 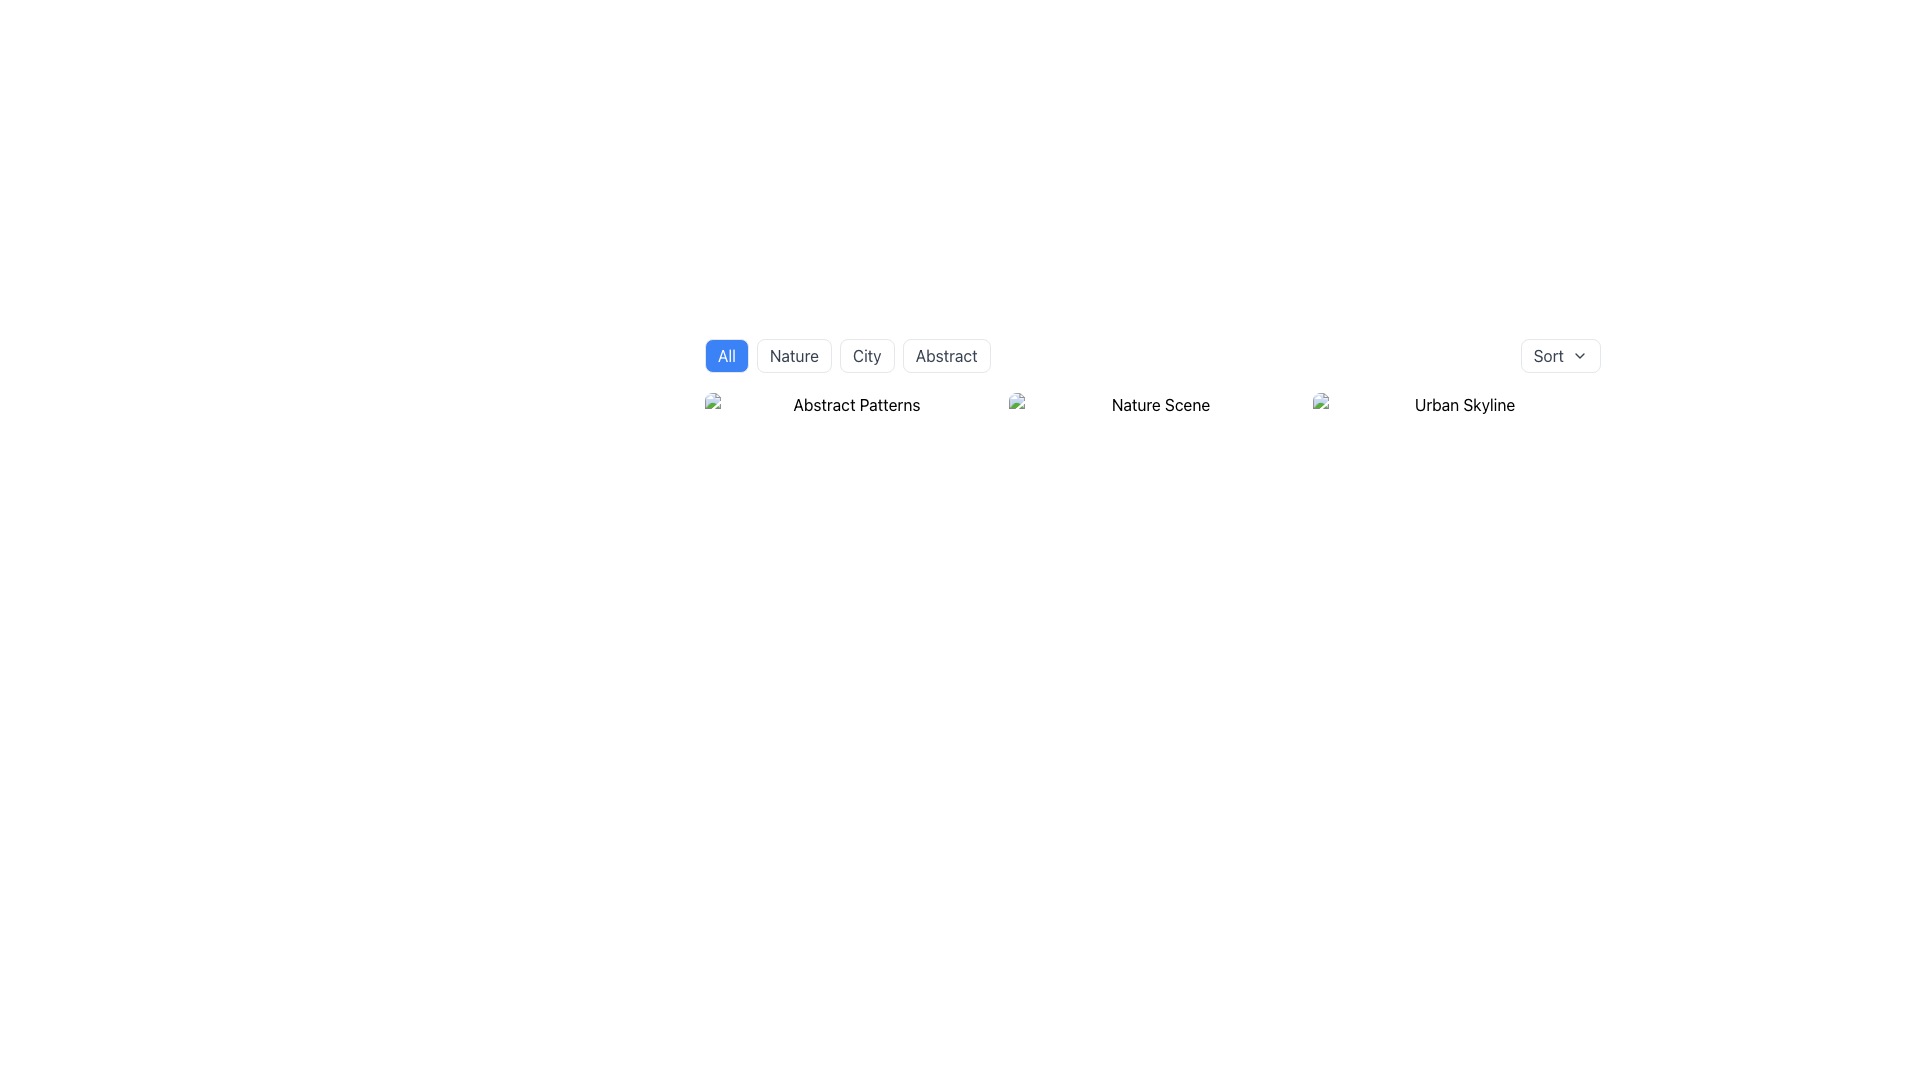 I want to click on the sorting button, so click(x=1559, y=354).